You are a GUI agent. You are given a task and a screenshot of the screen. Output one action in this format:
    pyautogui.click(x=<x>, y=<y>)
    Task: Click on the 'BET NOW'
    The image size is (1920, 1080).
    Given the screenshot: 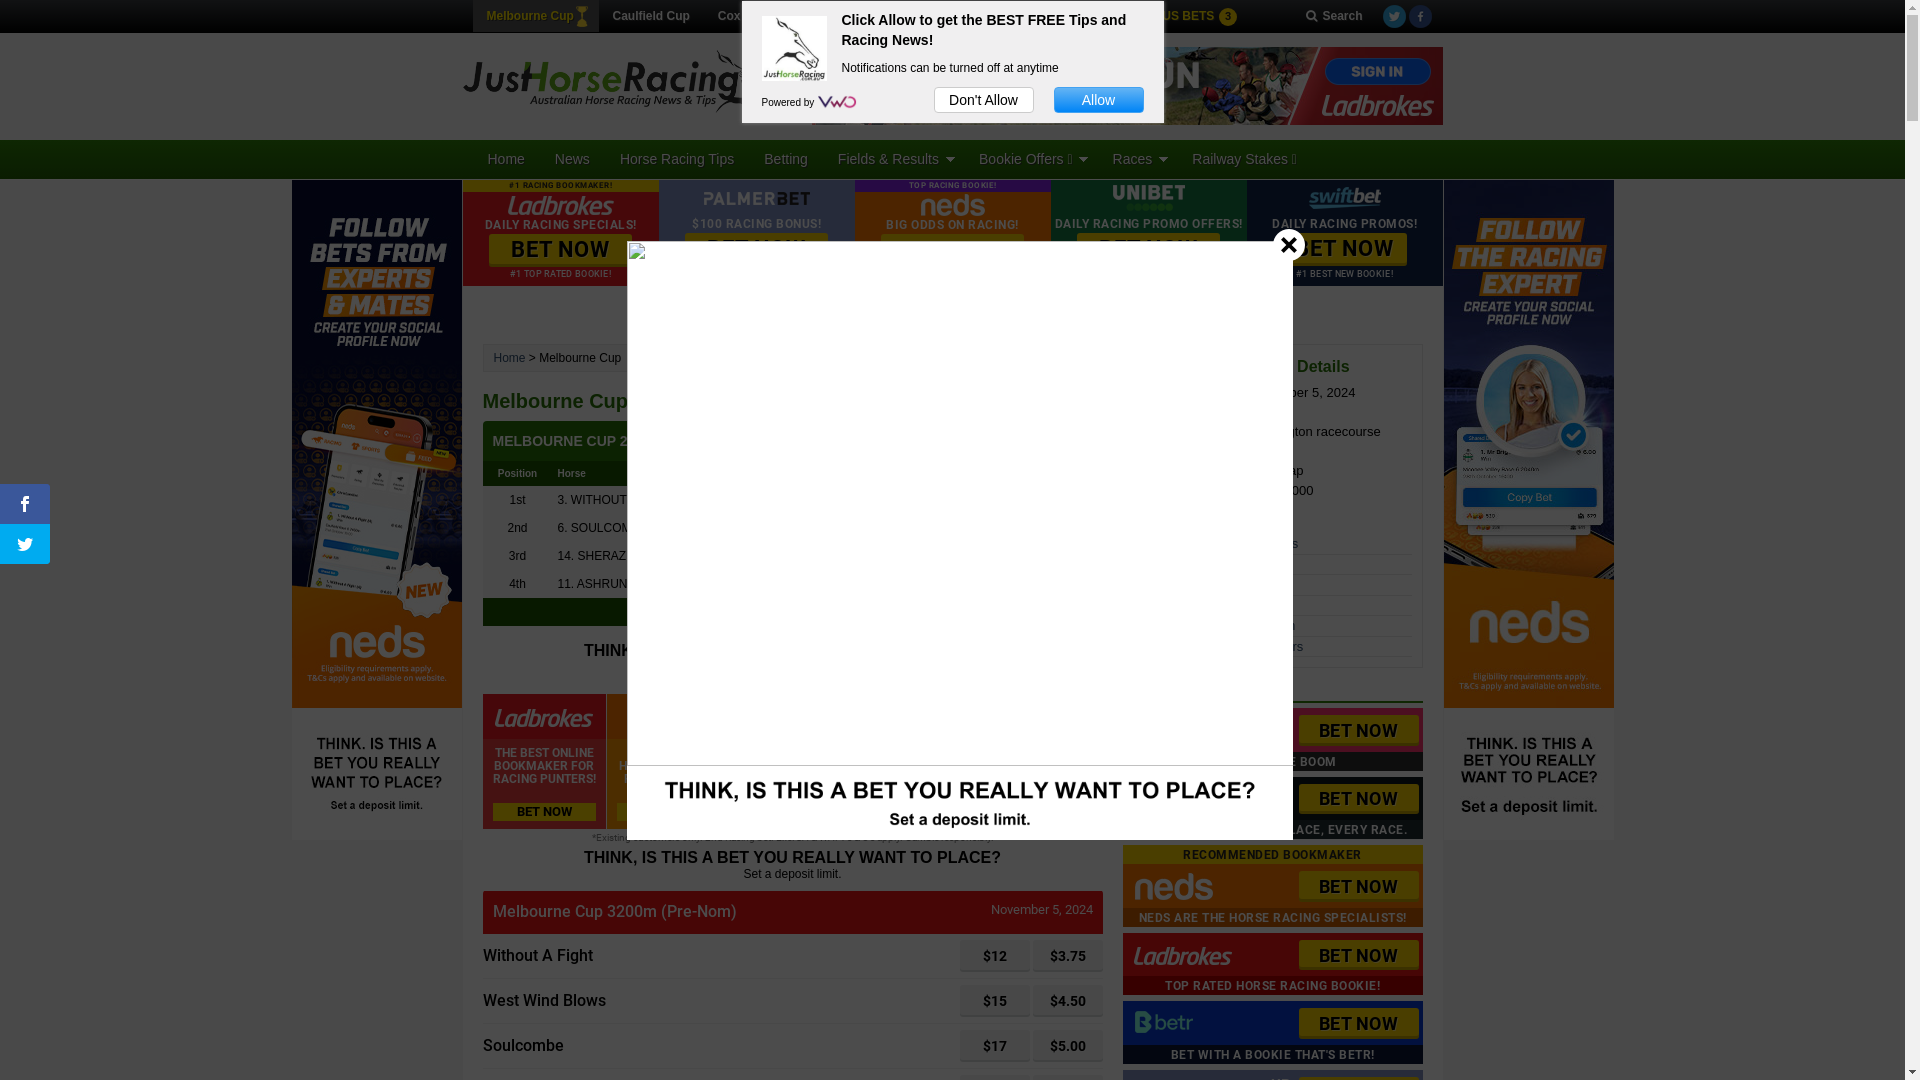 What is the action you would take?
    pyautogui.click(x=1297, y=885)
    